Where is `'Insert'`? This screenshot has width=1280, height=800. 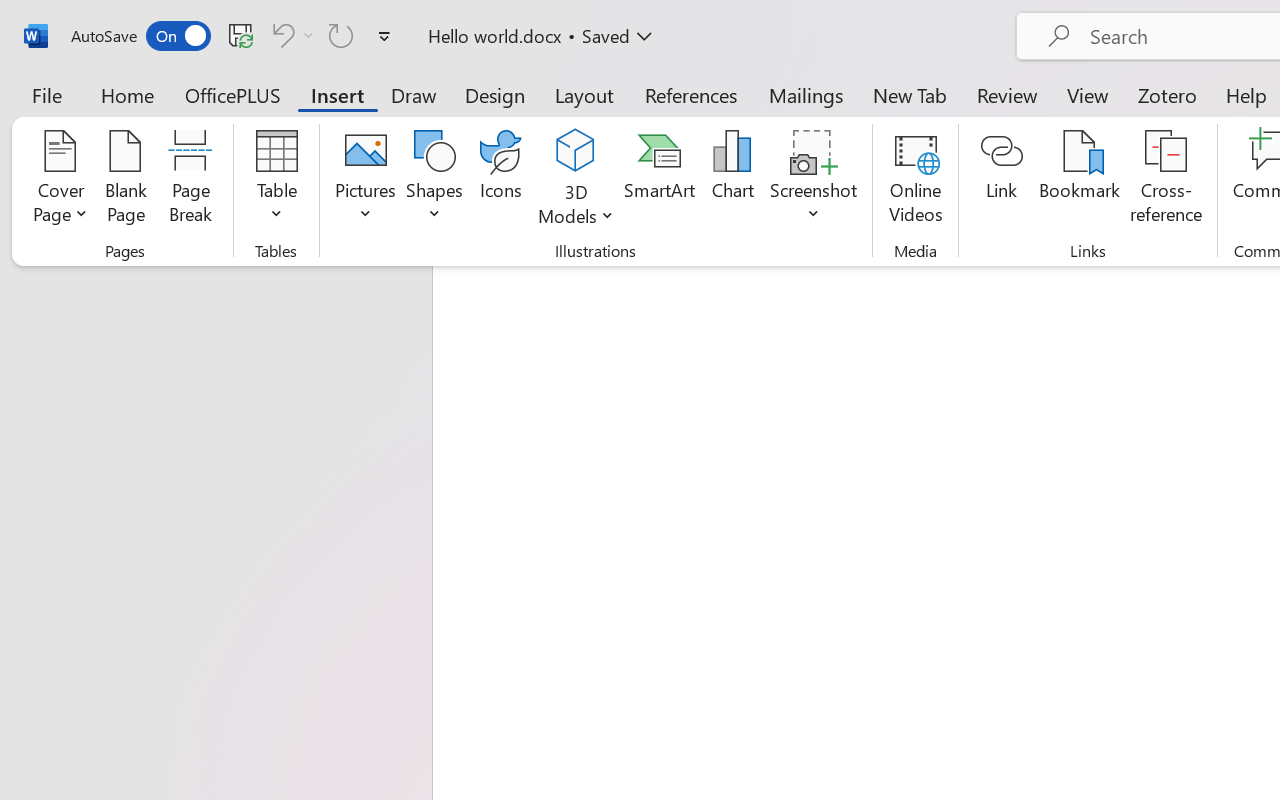 'Insert' is located at coordinates (337, 94).